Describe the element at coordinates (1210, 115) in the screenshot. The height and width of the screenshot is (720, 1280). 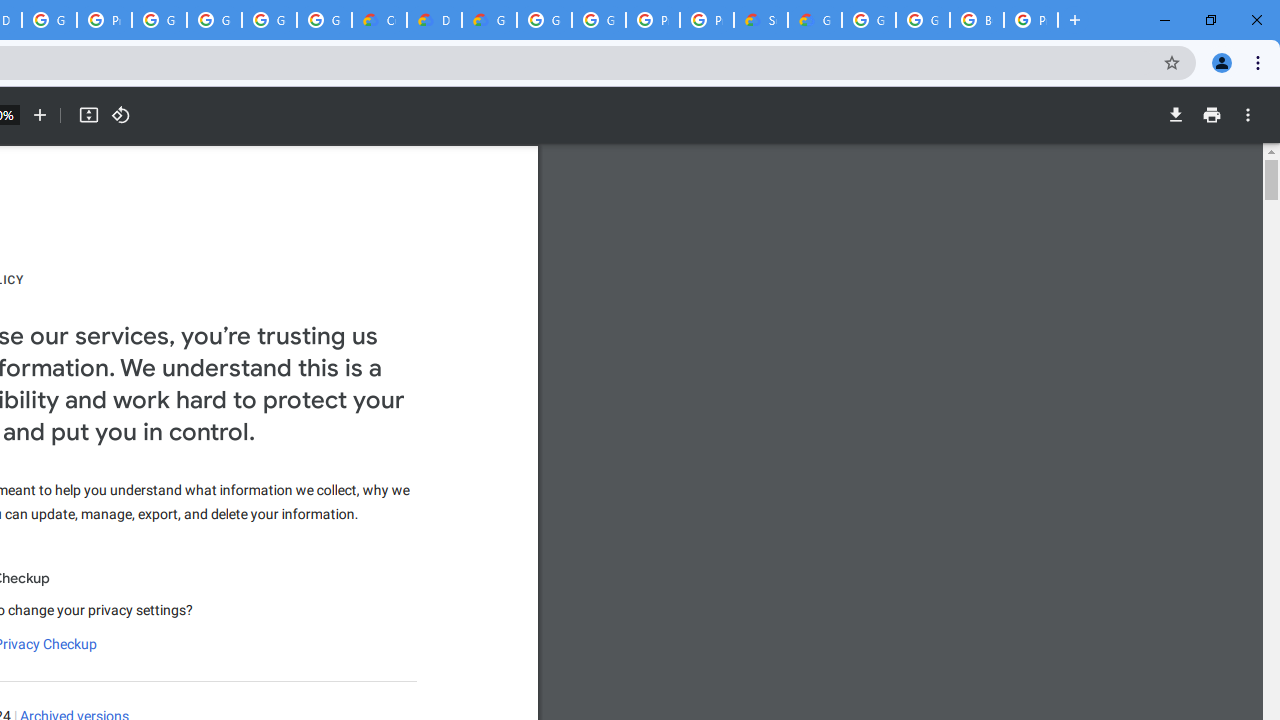
I see `'Print'` at that location.